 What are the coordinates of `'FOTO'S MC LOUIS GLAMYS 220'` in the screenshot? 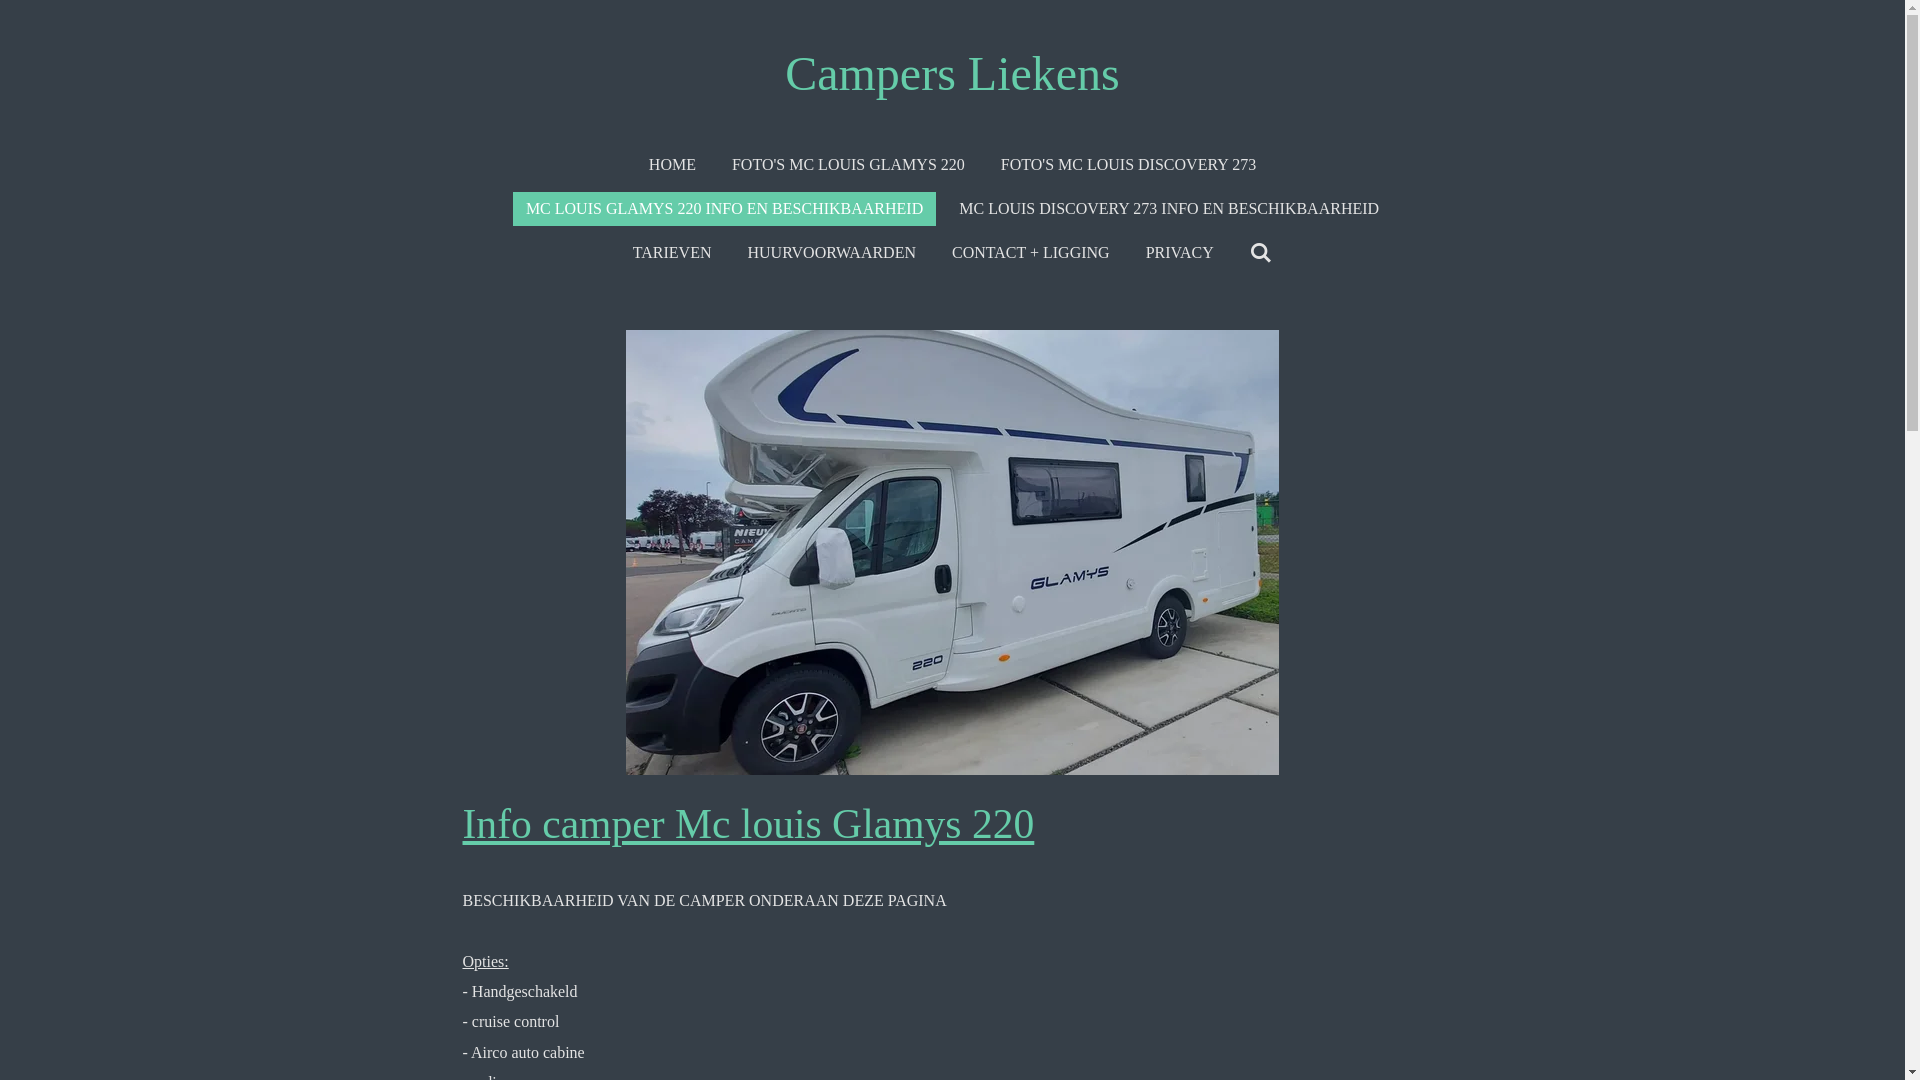 It's located at (848, 164).